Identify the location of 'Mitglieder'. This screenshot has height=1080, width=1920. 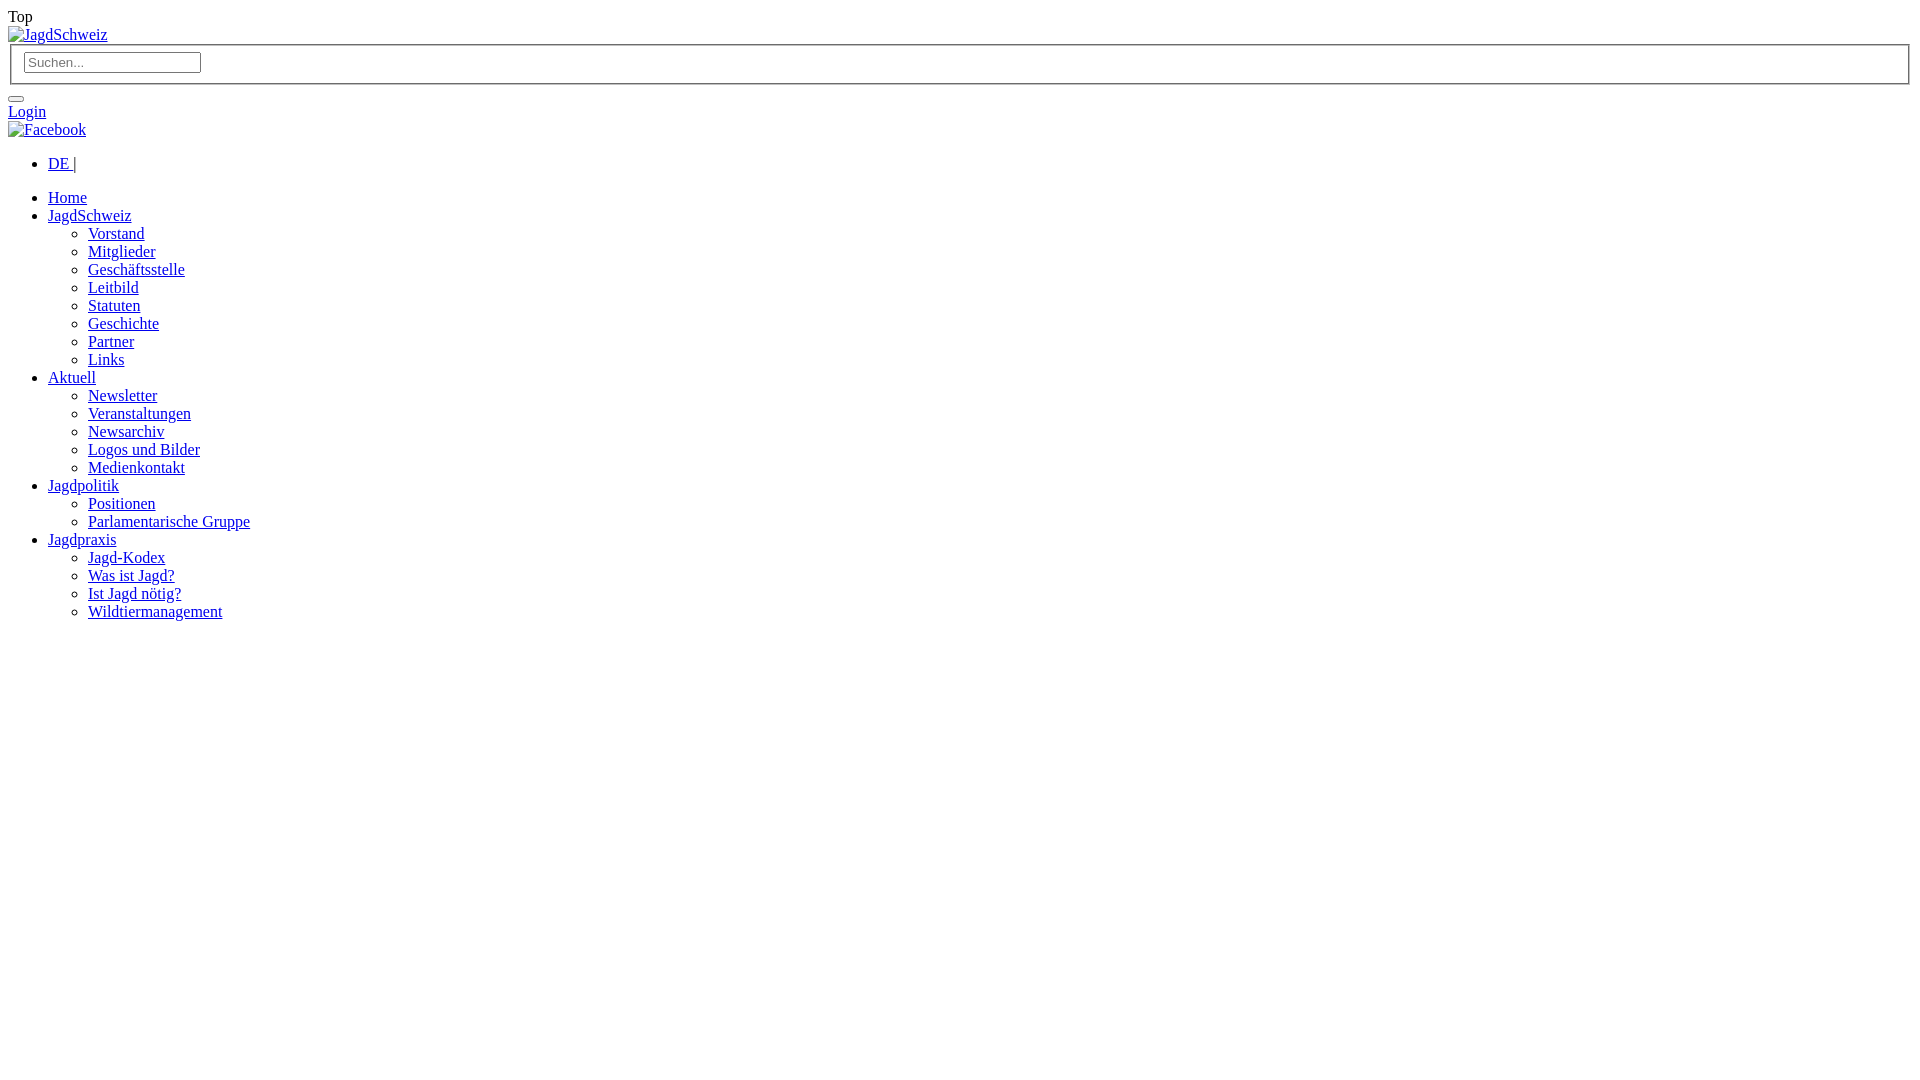
(120, 250).